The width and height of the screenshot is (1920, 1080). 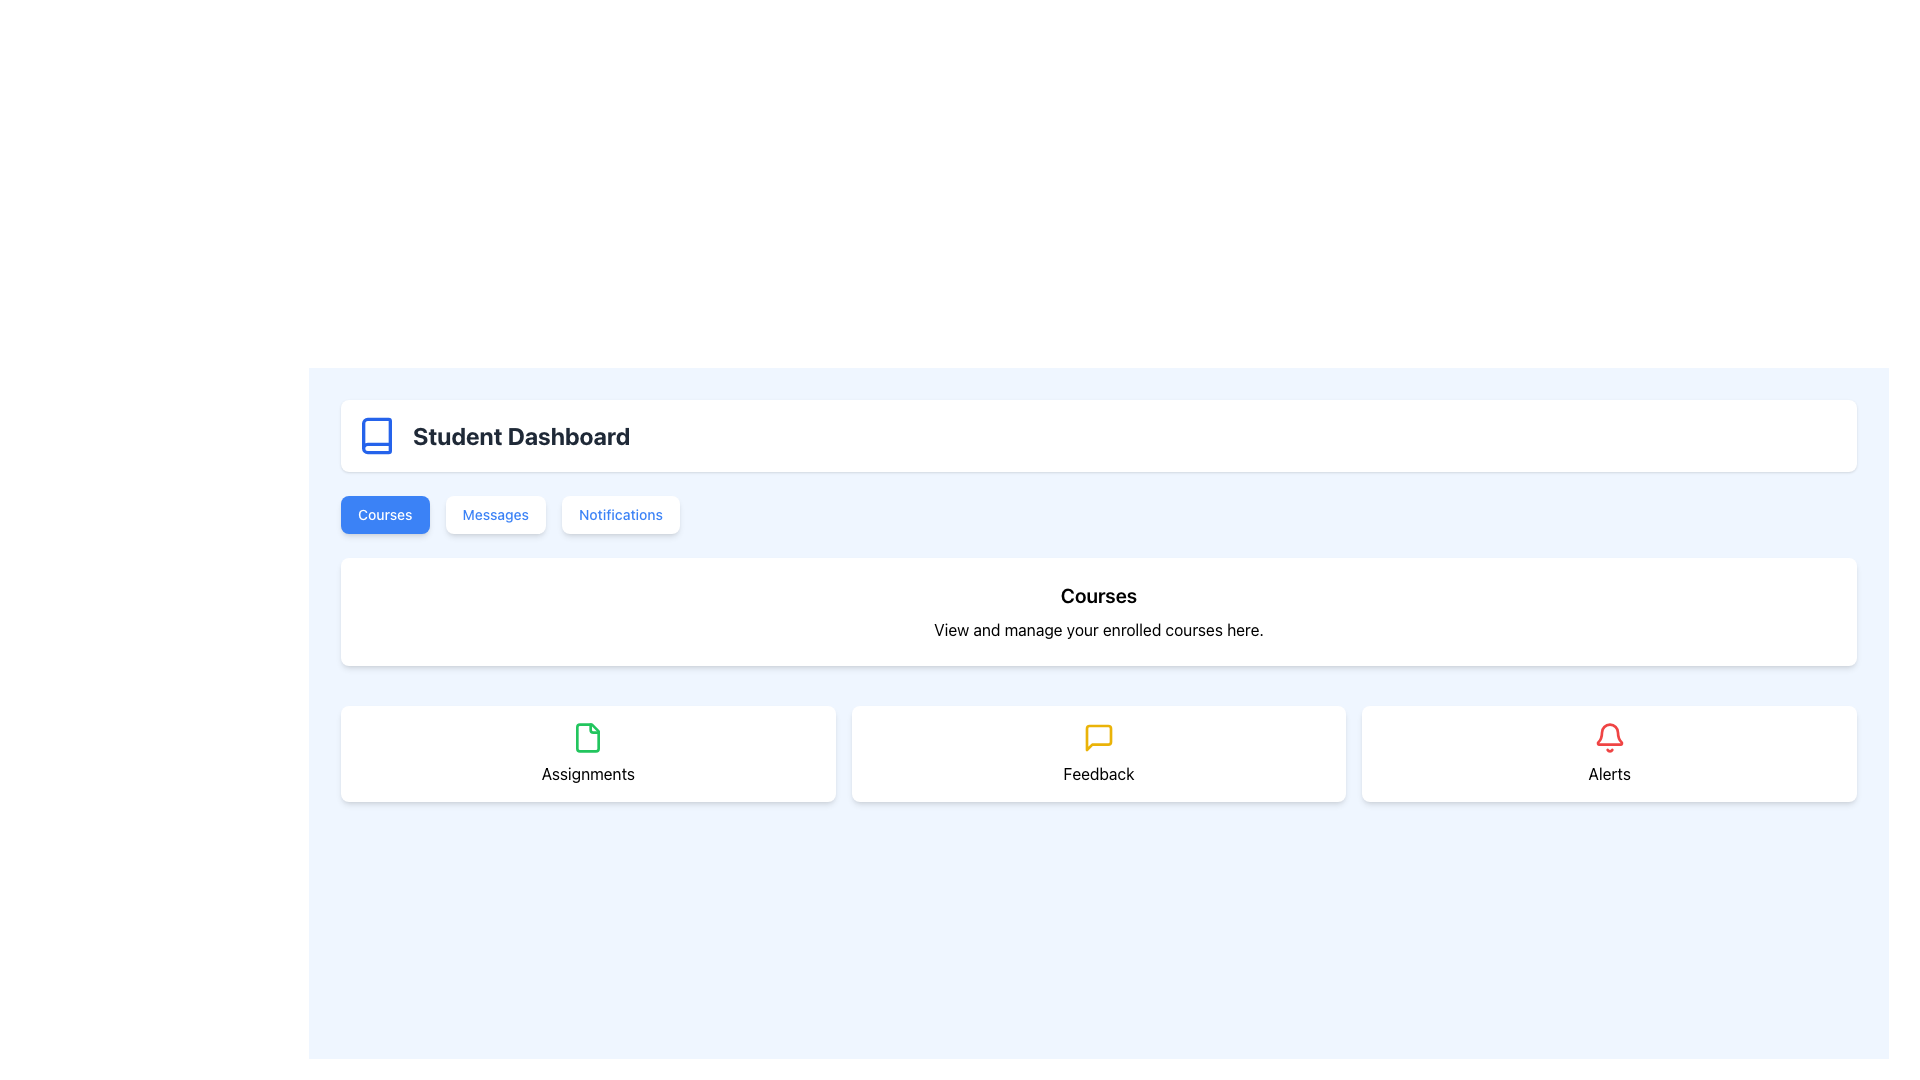 What do you see at coordinates (1098, 737) in the screenshot?
I see `the yellow speech bubble icon representing messages or notifications, located in the center of the Feedback card in the second row under the Courses section` at bounding box center [1098, 737].